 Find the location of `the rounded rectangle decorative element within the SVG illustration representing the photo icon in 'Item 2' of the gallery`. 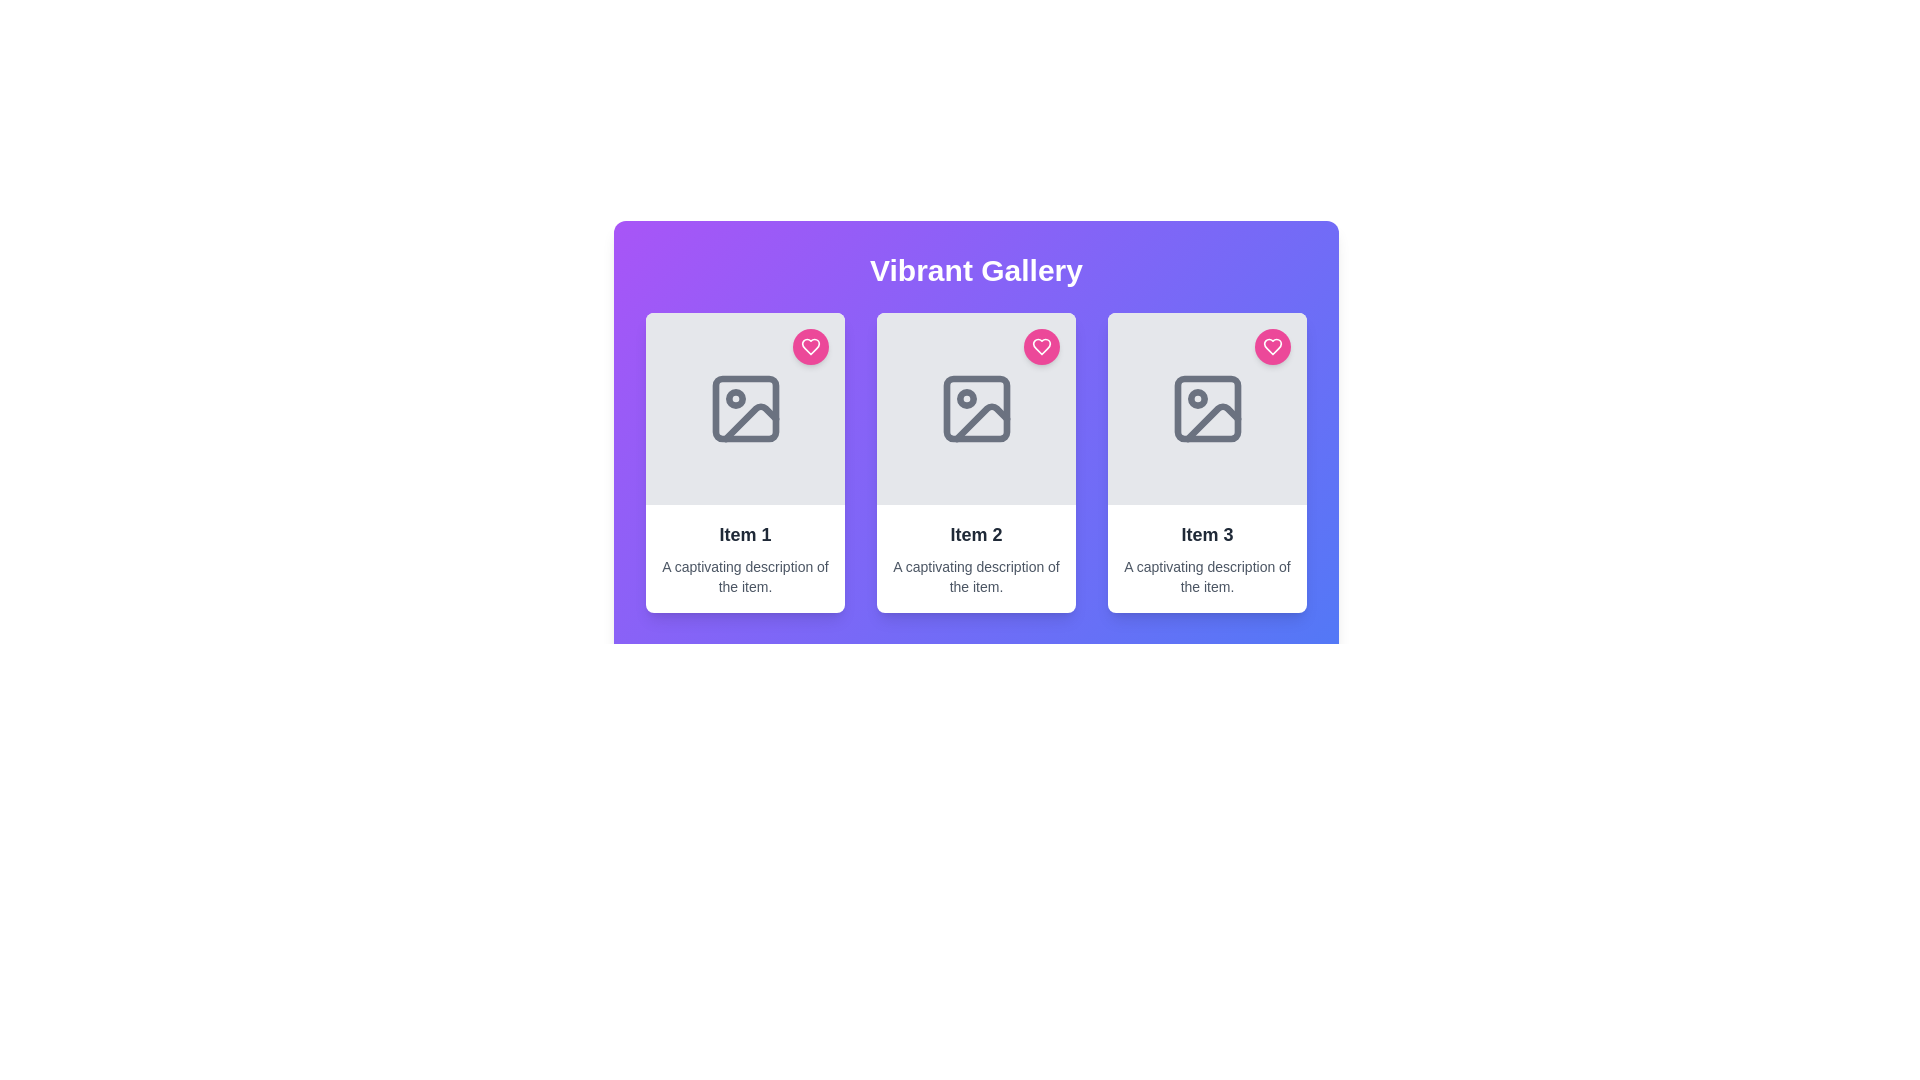

the rounded rectangle decorative element within the SVG illustration representing the photo icon in 'Item 2' of the gallery is located at coordinates (976, 407).